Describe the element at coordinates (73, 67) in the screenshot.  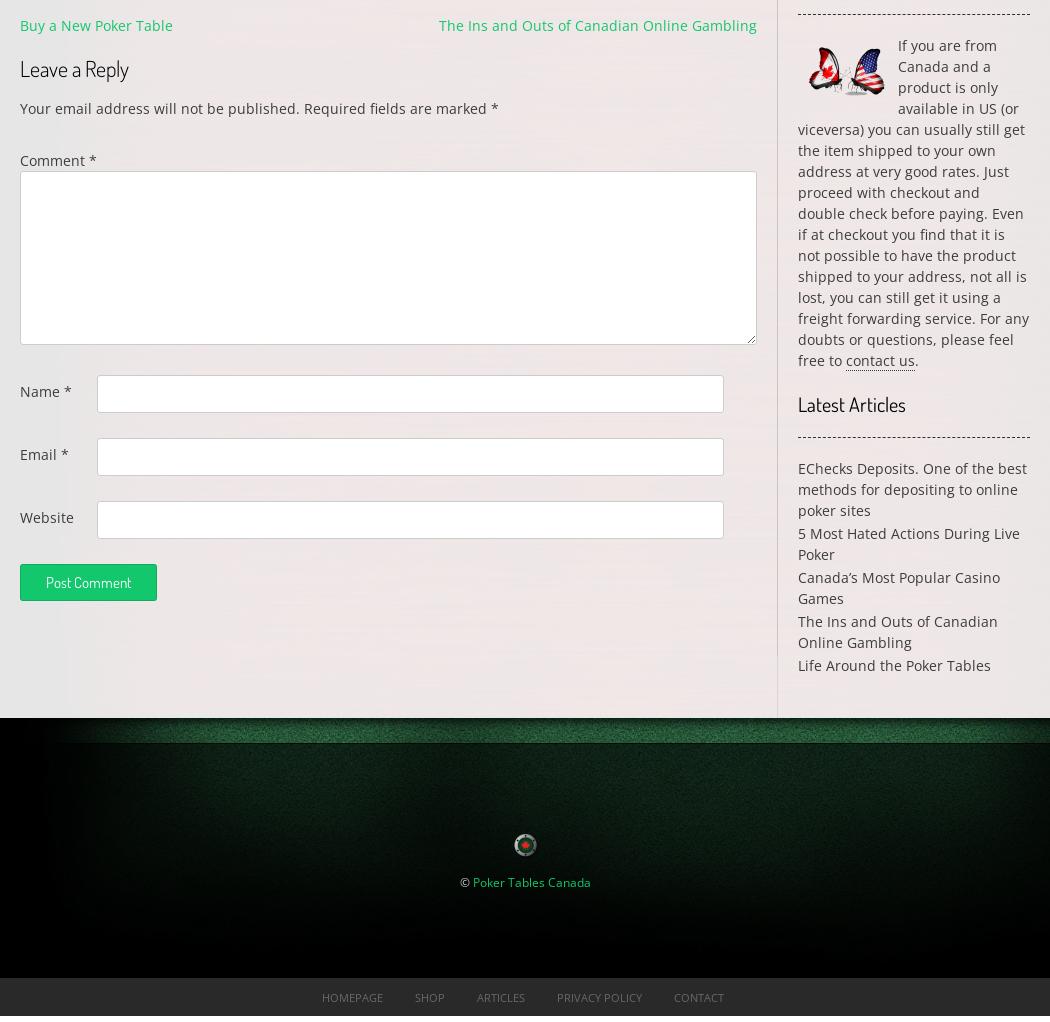
I see `'Leave a Reply'` at that location.